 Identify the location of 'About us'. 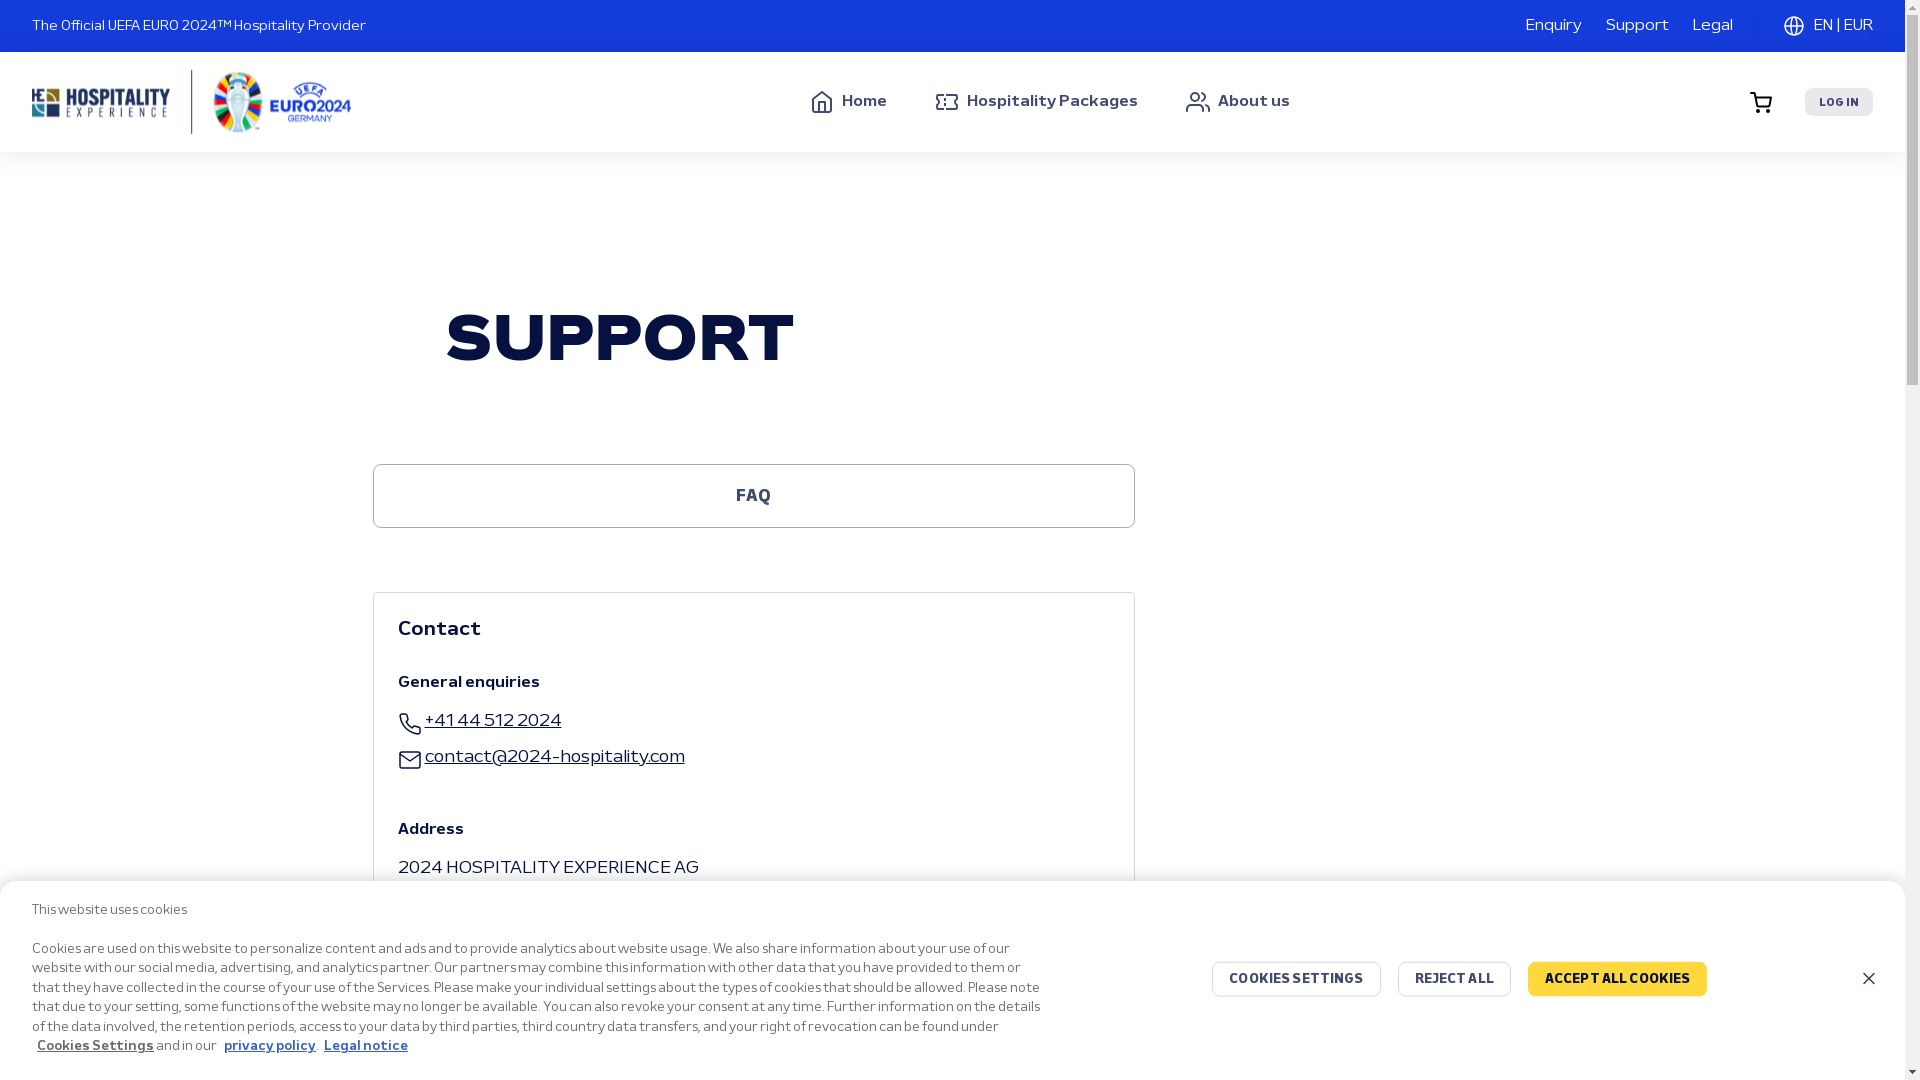
(1237, 101).